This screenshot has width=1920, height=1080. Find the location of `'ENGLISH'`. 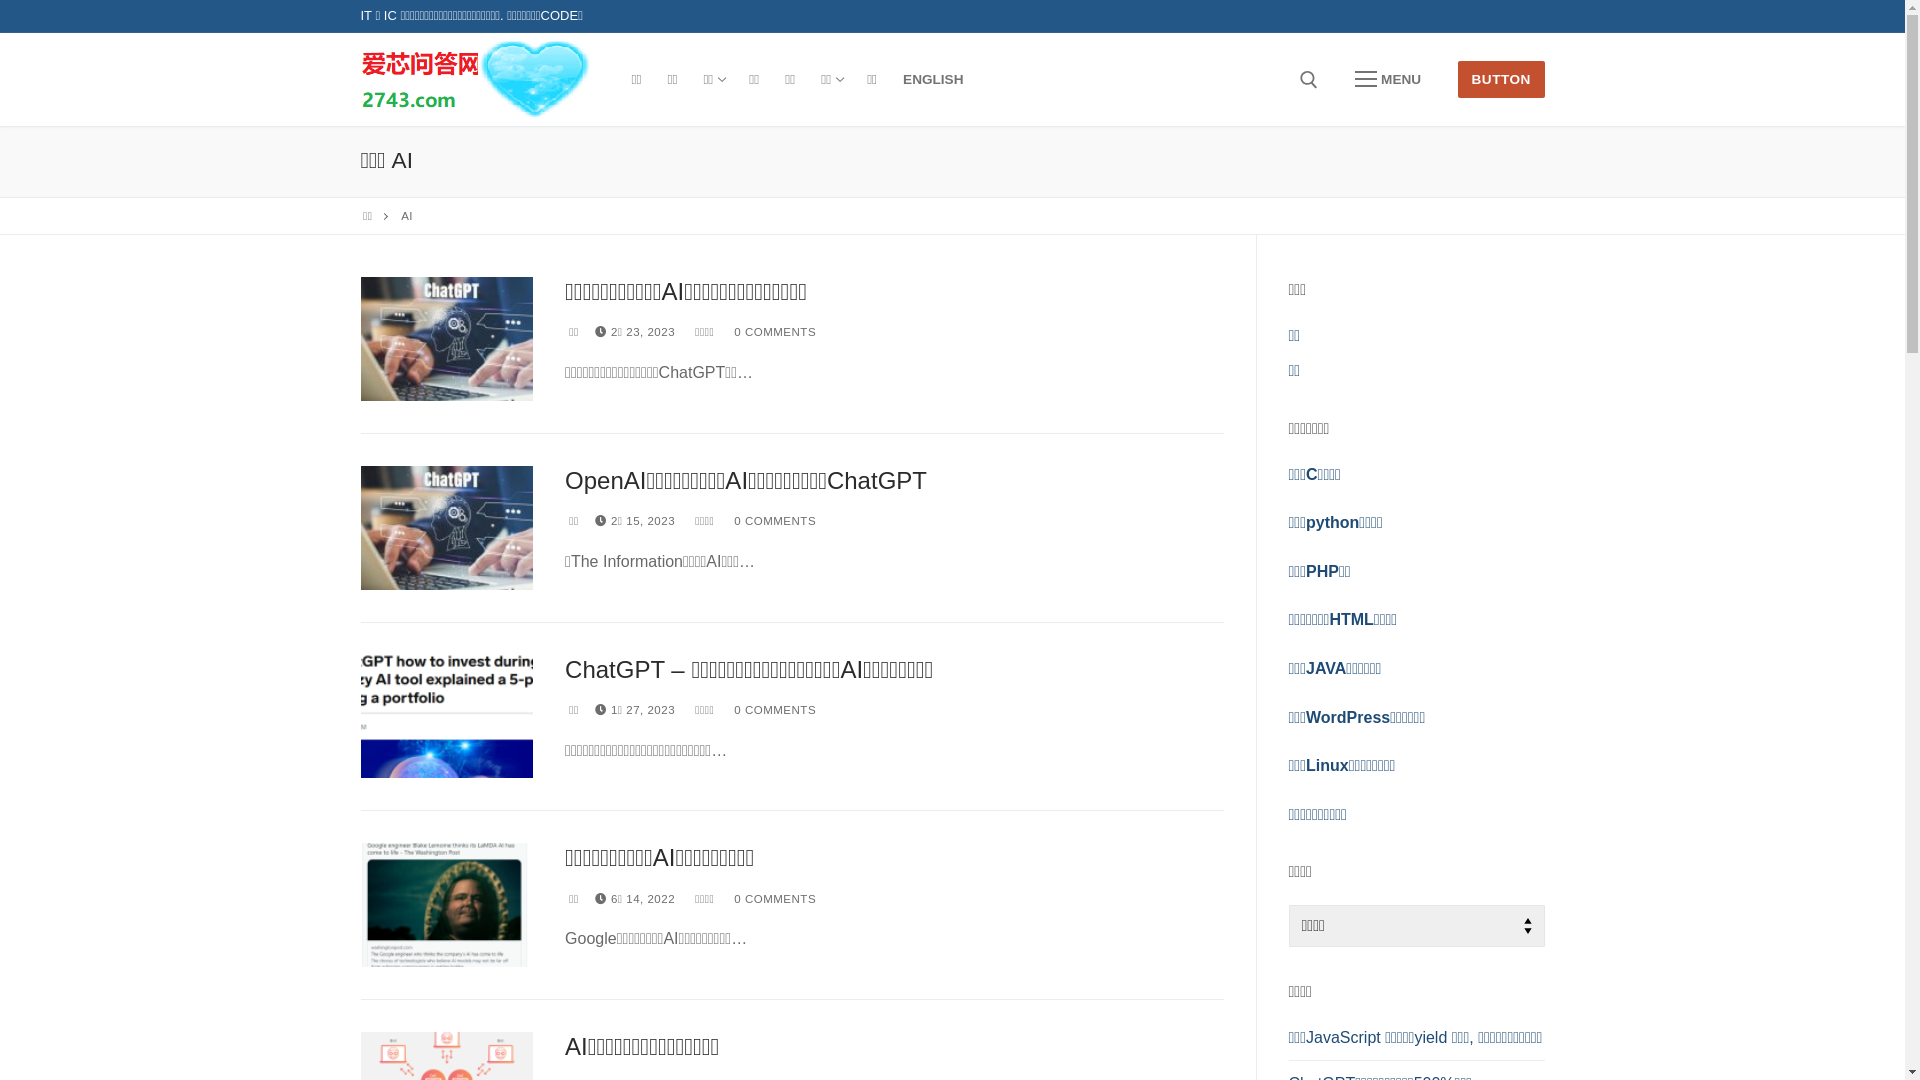

'ENGLISH' is located at coordinates (931, 79).